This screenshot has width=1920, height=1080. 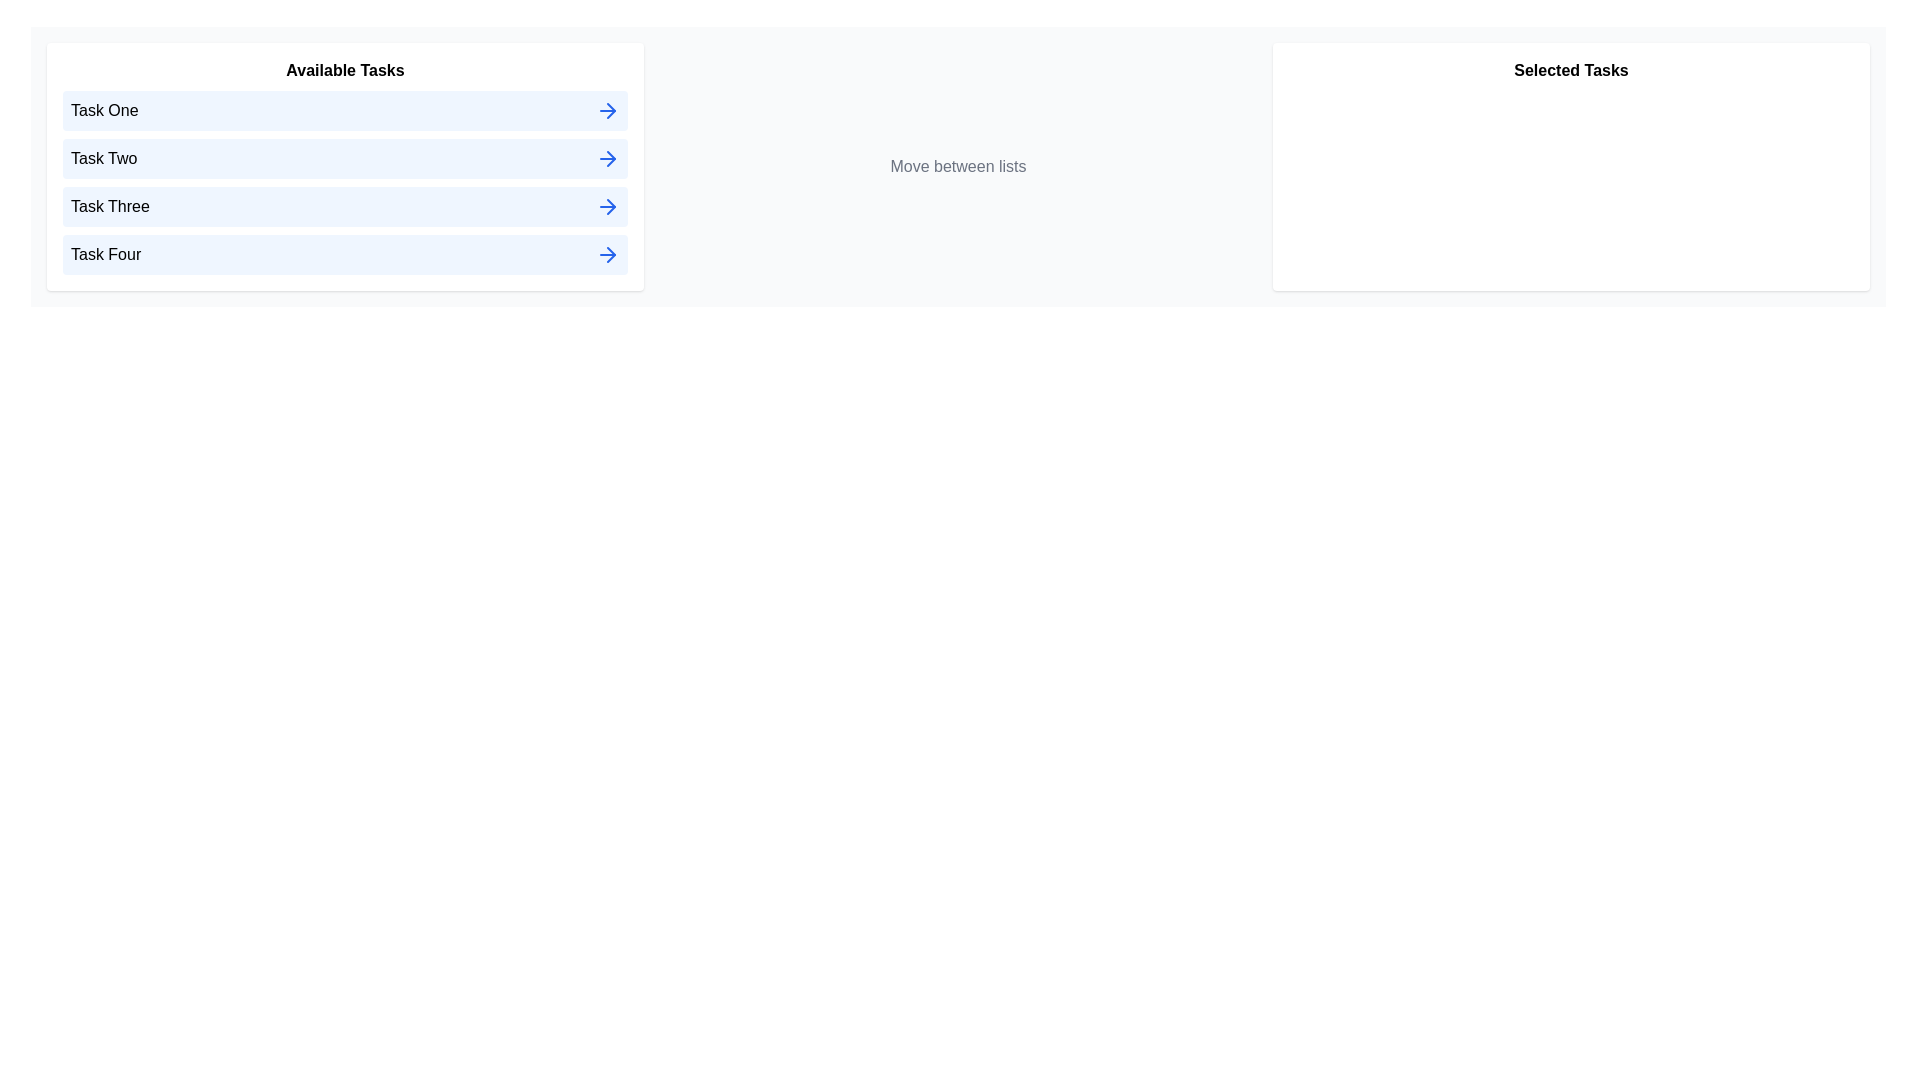 I want to click on right arrow icon next to the task named Task Two in the 'Available Tasks' list, so click(x=607, y=157).